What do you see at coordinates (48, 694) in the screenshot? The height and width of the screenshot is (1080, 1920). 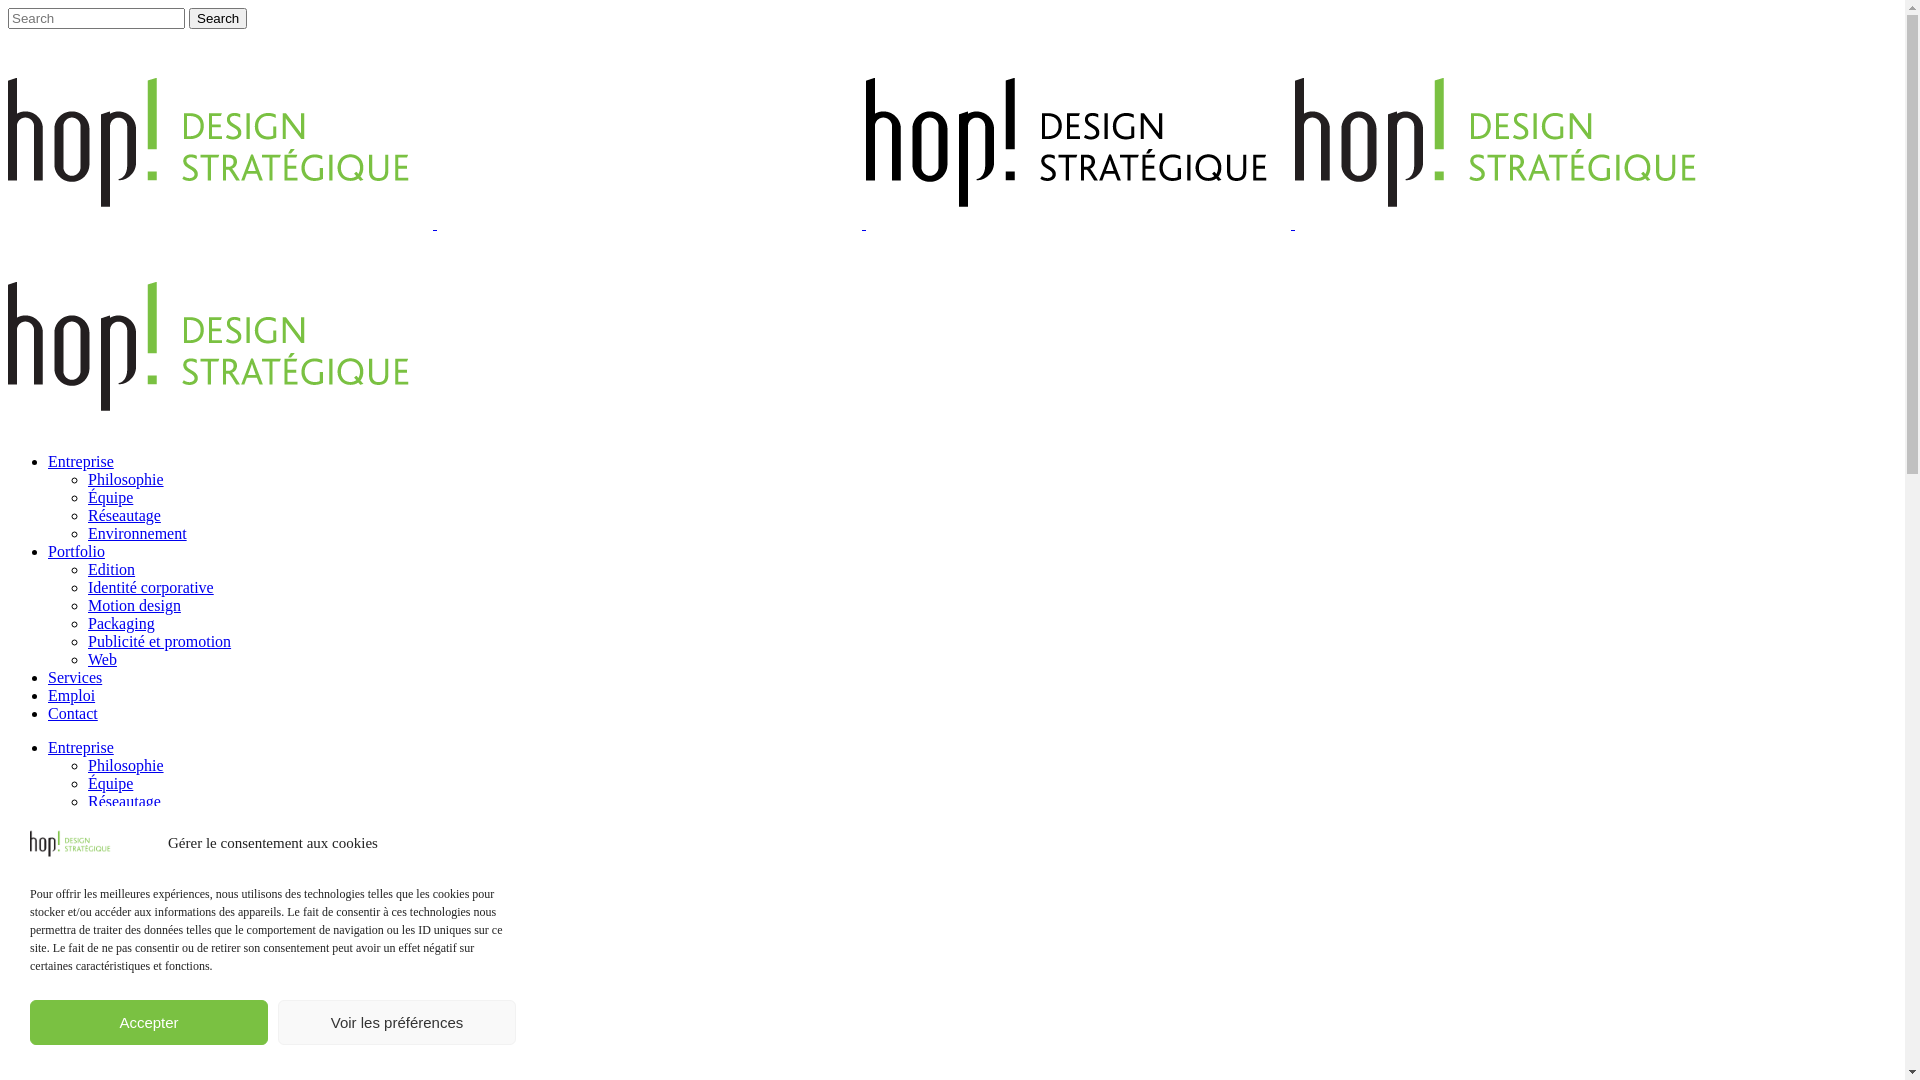 I see `'Emploi'` at bounding box center [48, 694].